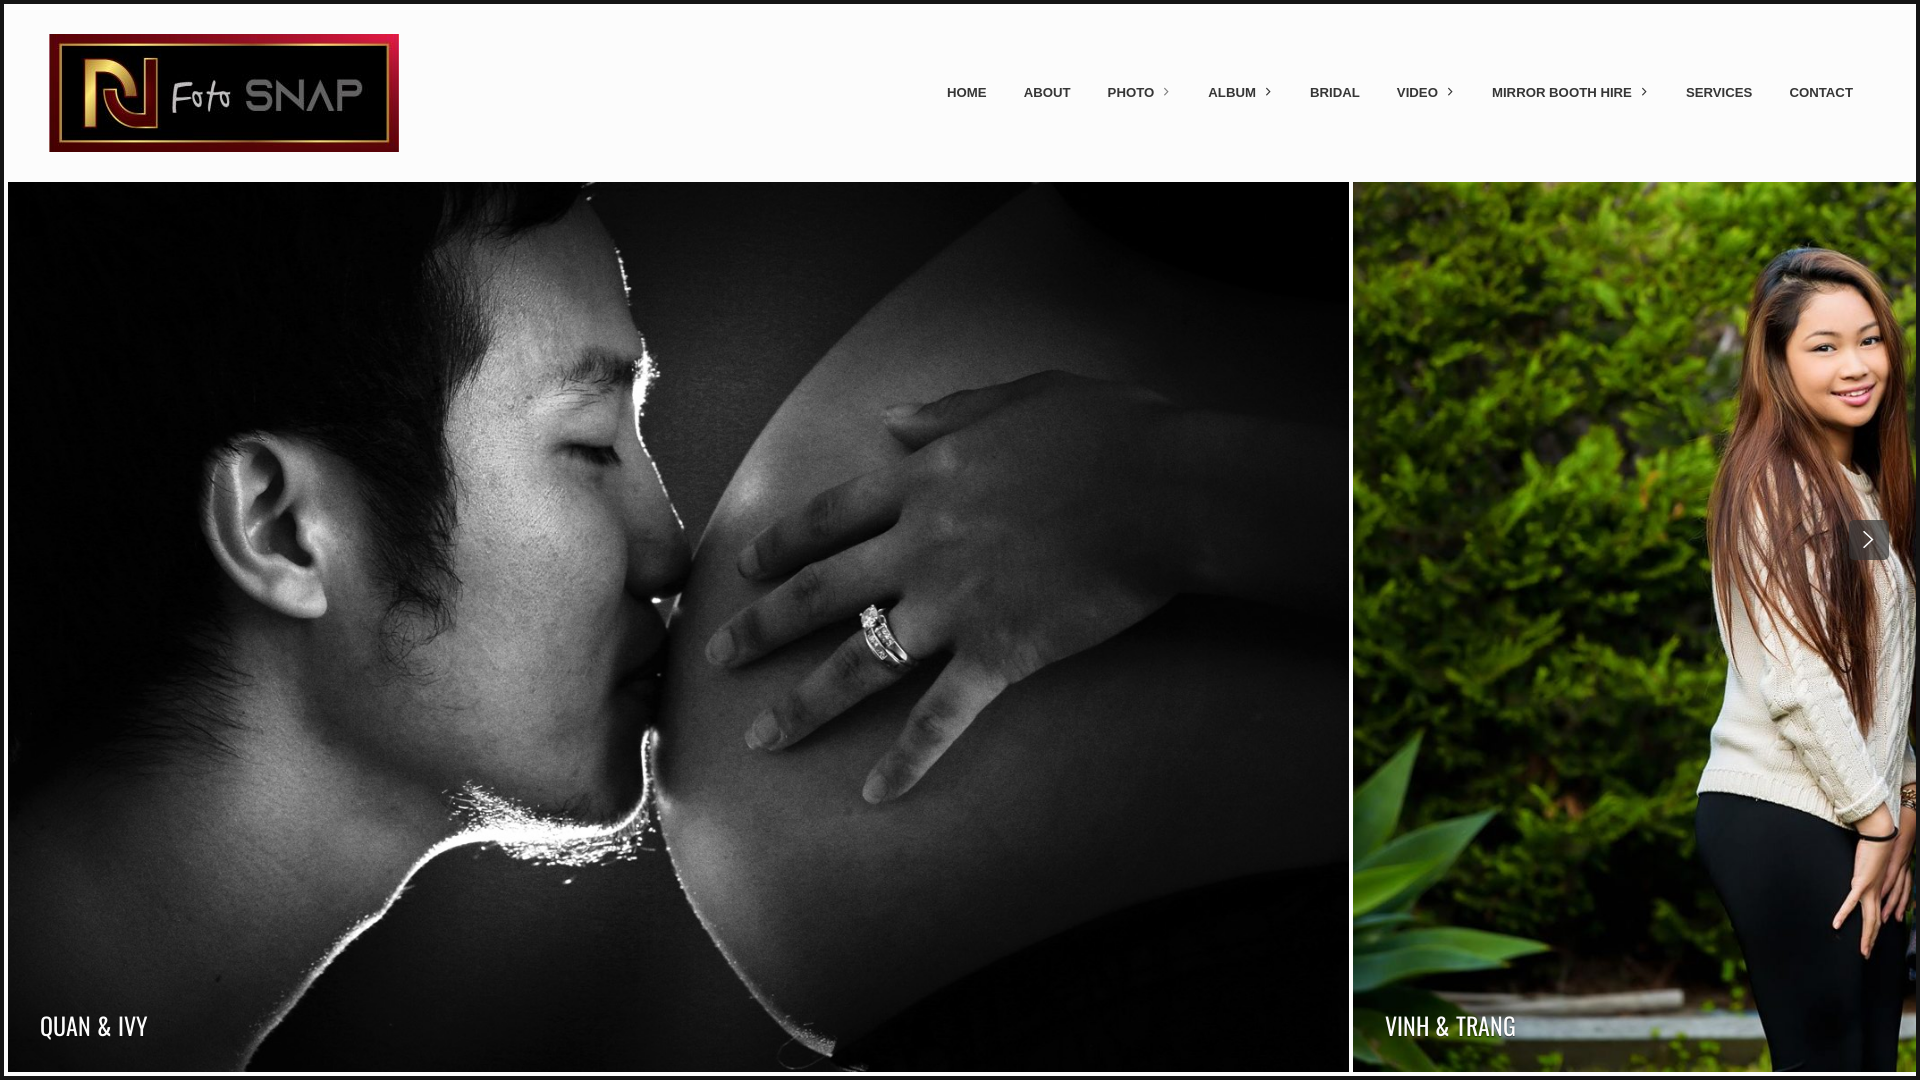 The width and height of the screenshot is (1920, 1080). I want to click on 'VIDEO', so click(1424, 92).